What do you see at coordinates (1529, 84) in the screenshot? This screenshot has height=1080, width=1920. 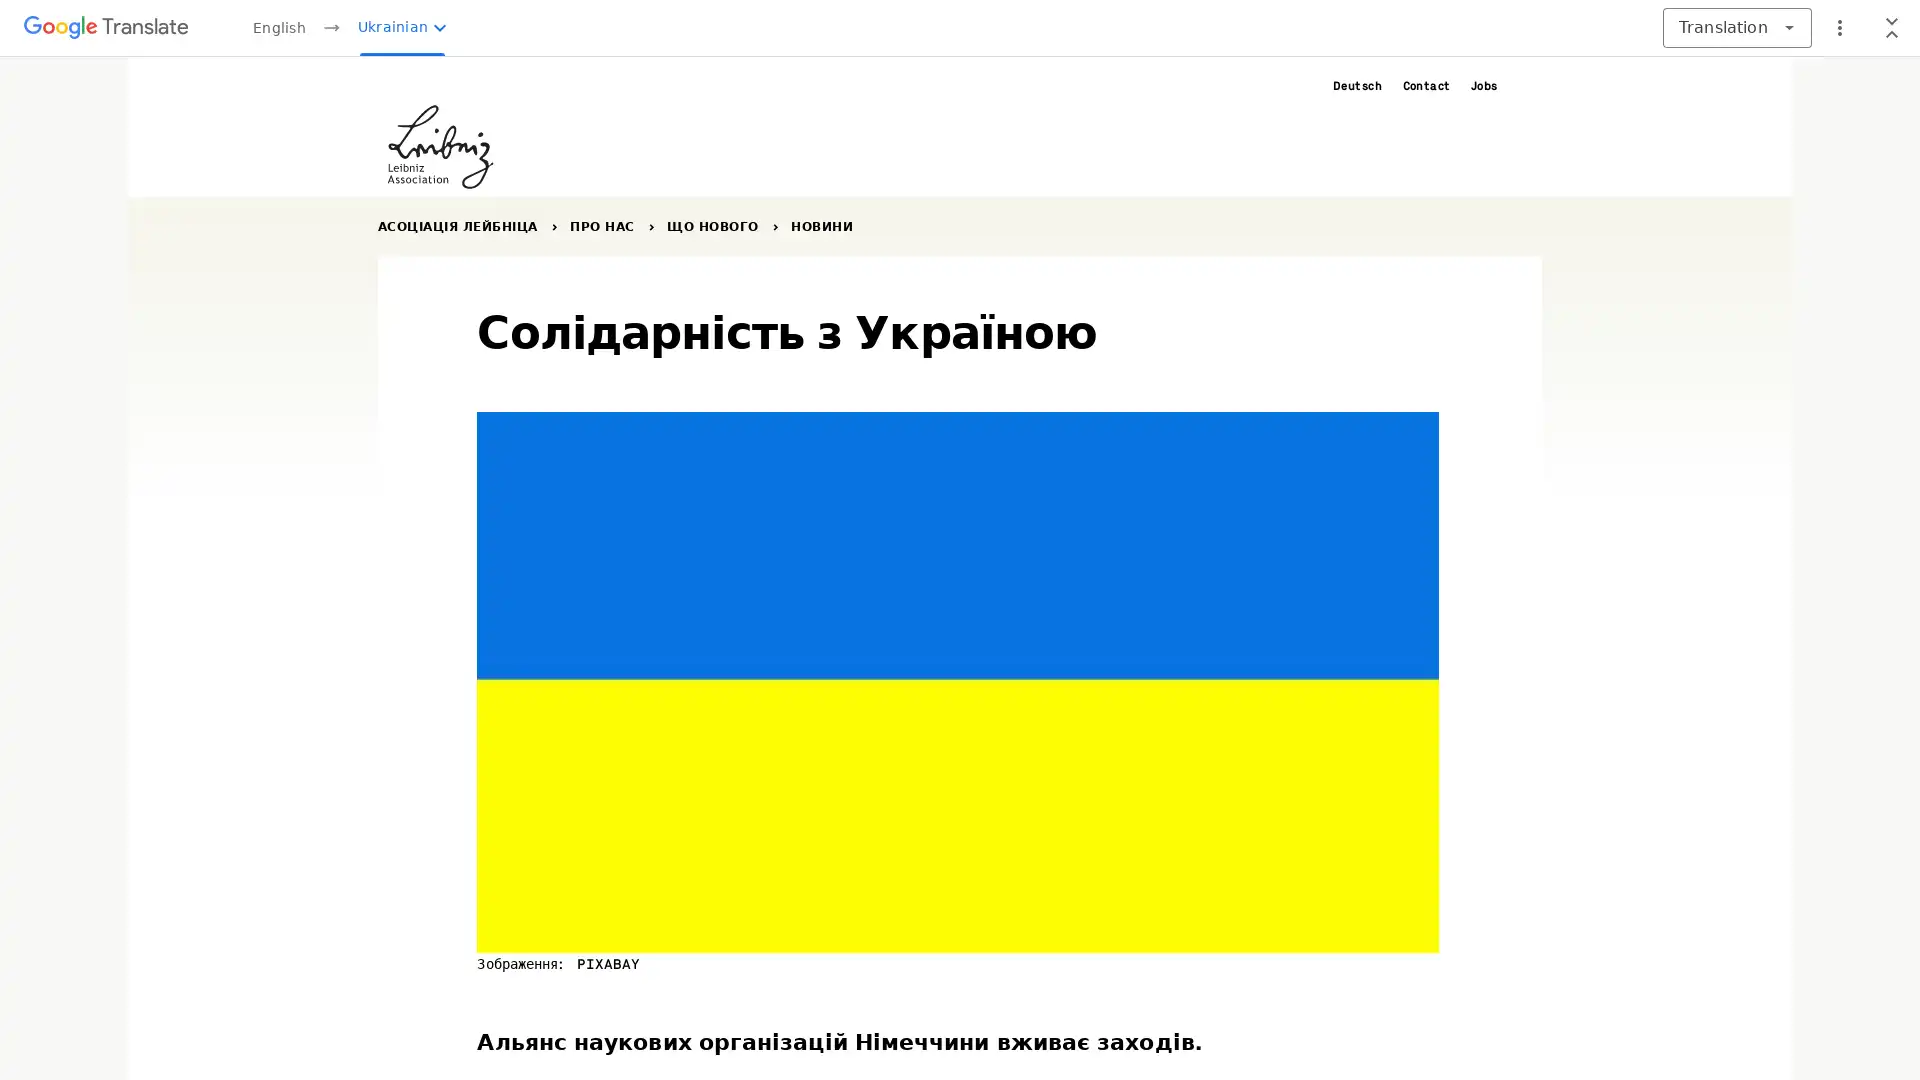 I see `Suchefunktion Offnen` at bounding box center [1529, 84].